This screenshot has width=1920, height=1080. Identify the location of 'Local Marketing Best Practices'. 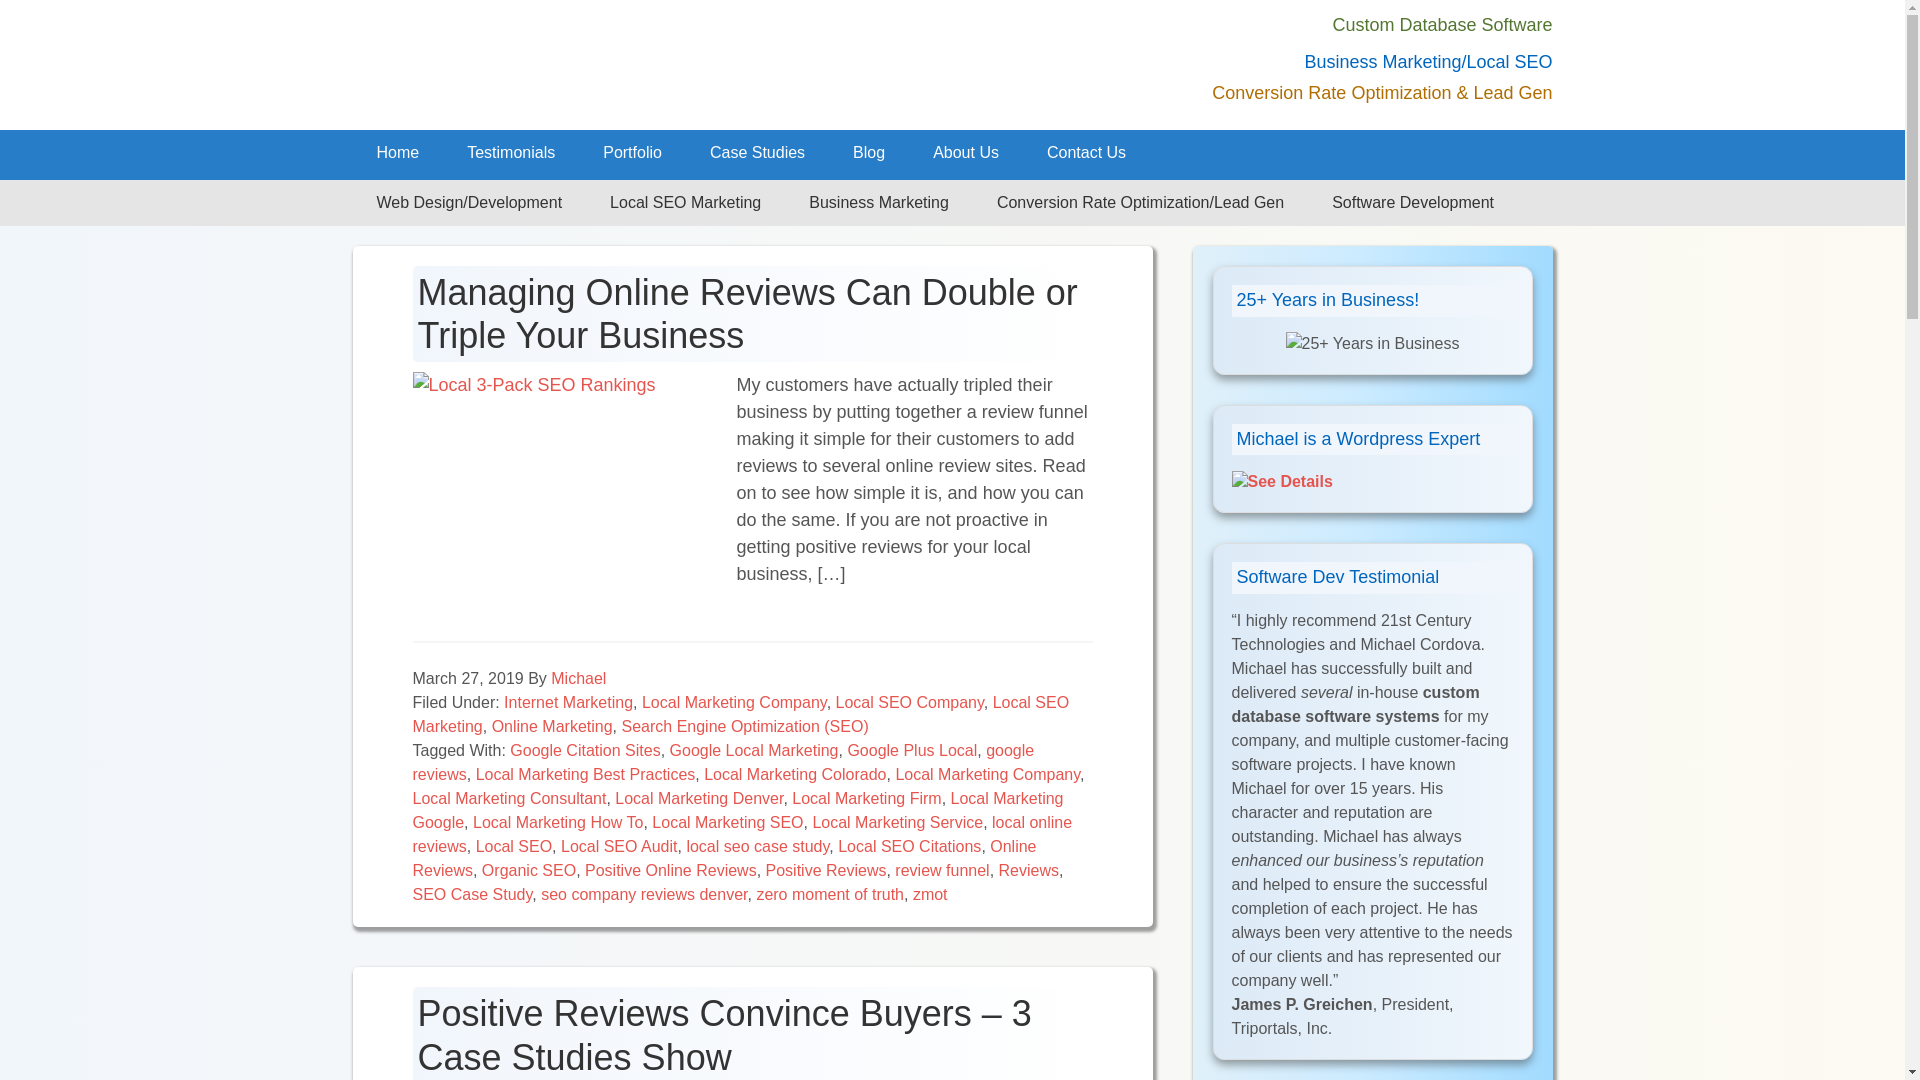
(584, 773).